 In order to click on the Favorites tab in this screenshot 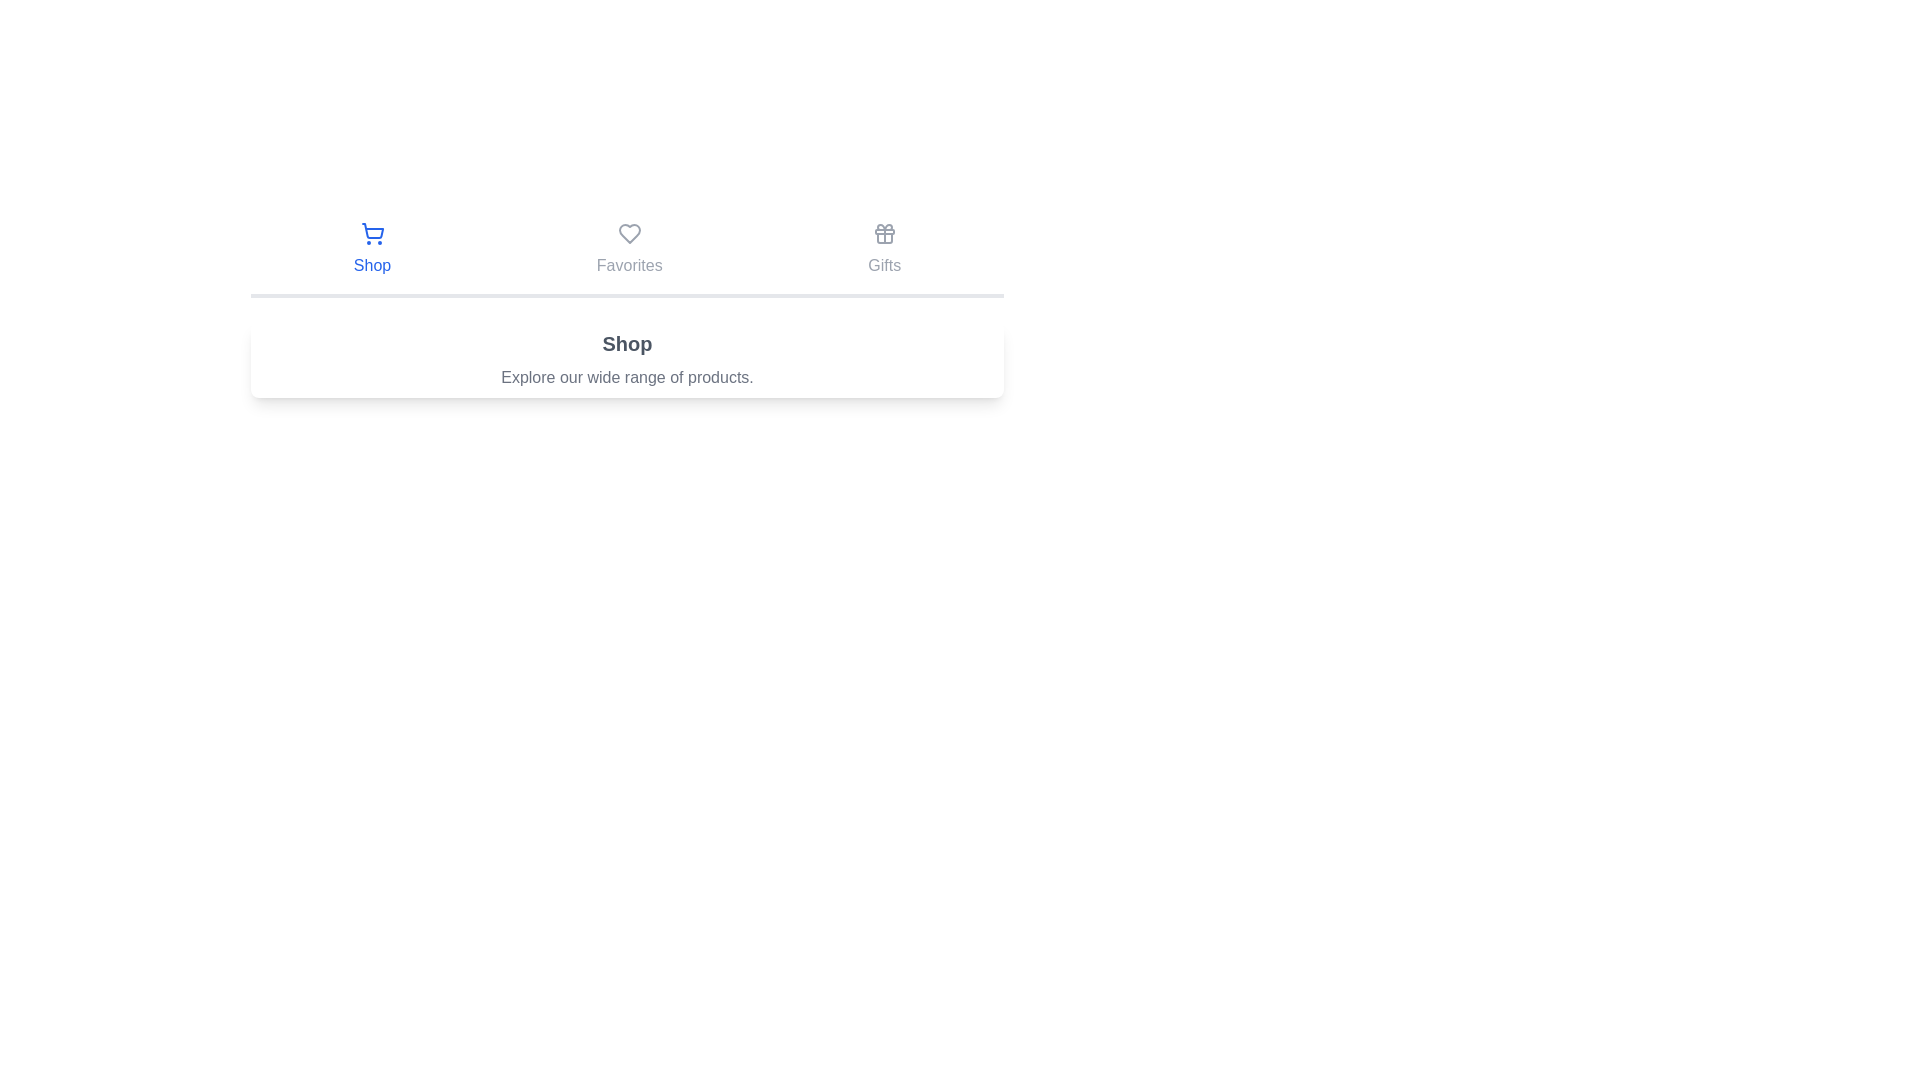, I will do `click(628, 249)`.